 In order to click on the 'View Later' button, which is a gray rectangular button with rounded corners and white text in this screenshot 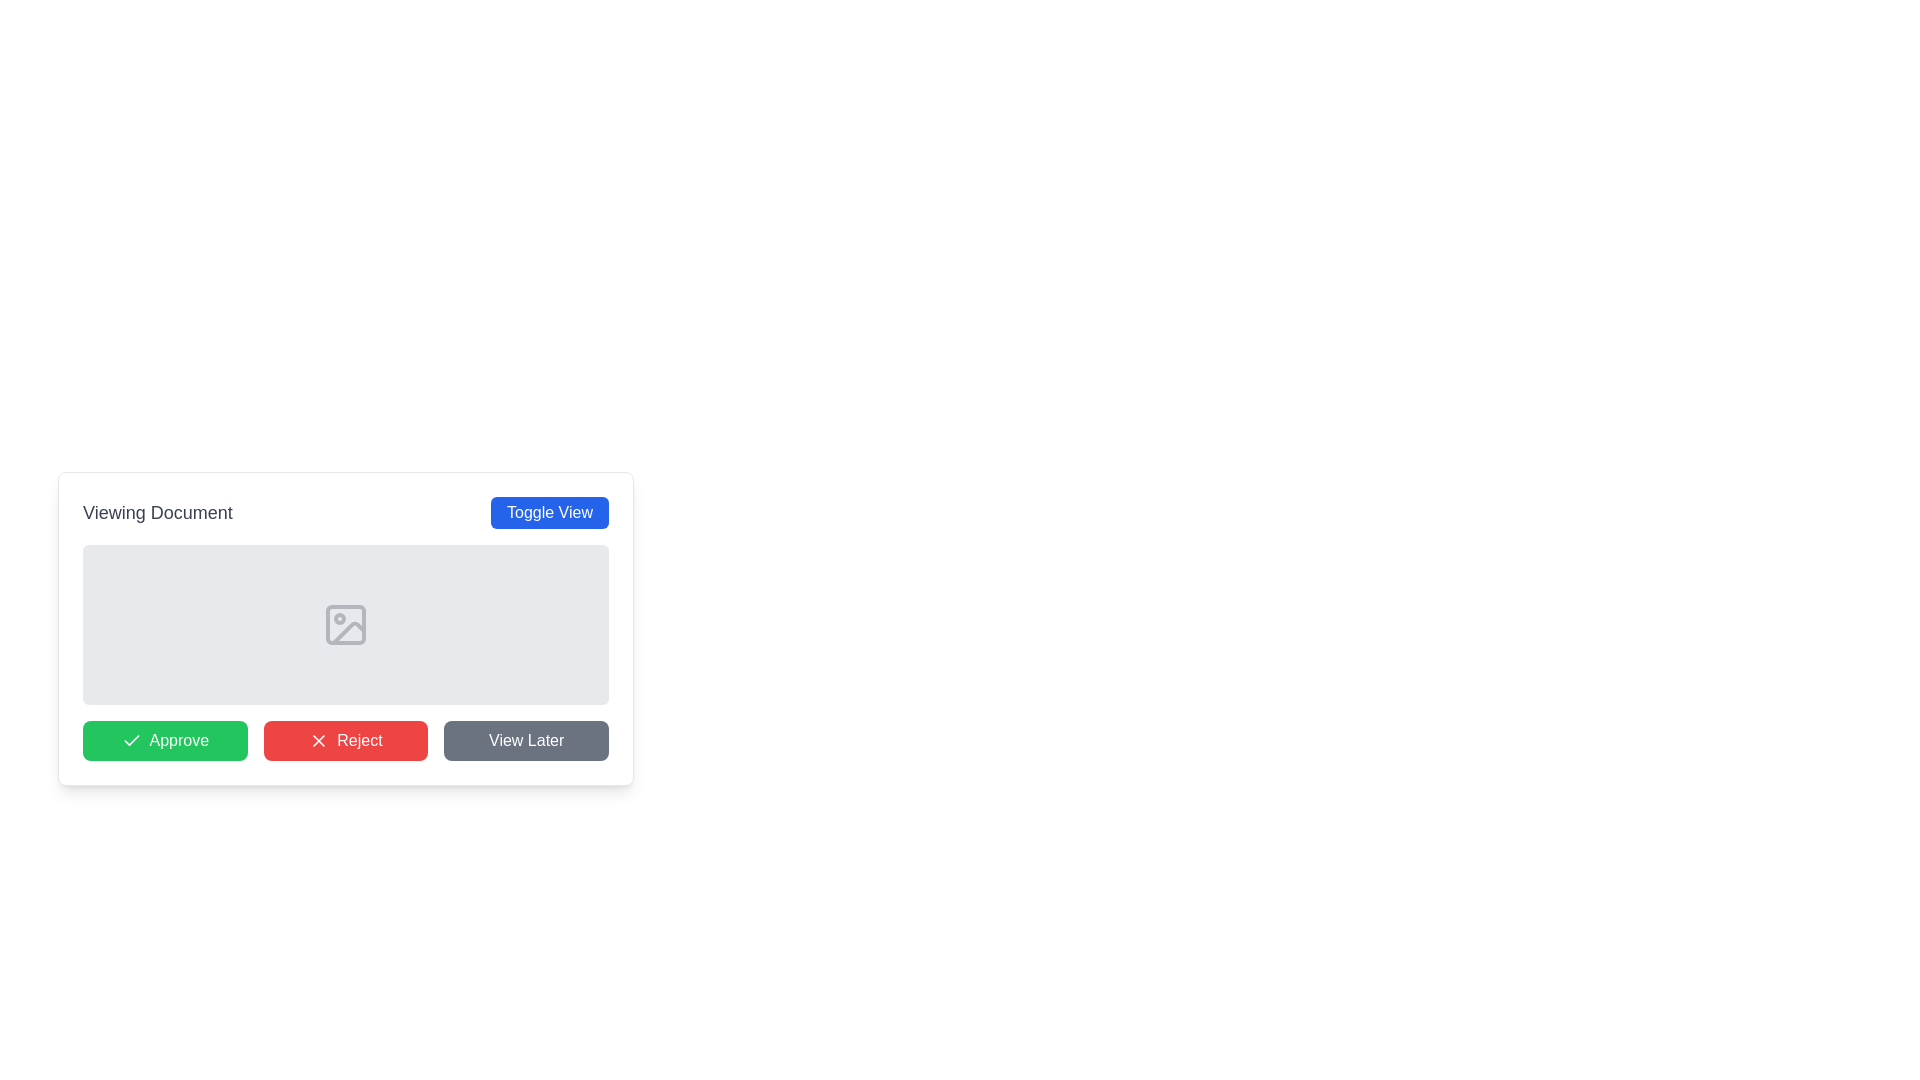, I will do `click(526, 740)`.